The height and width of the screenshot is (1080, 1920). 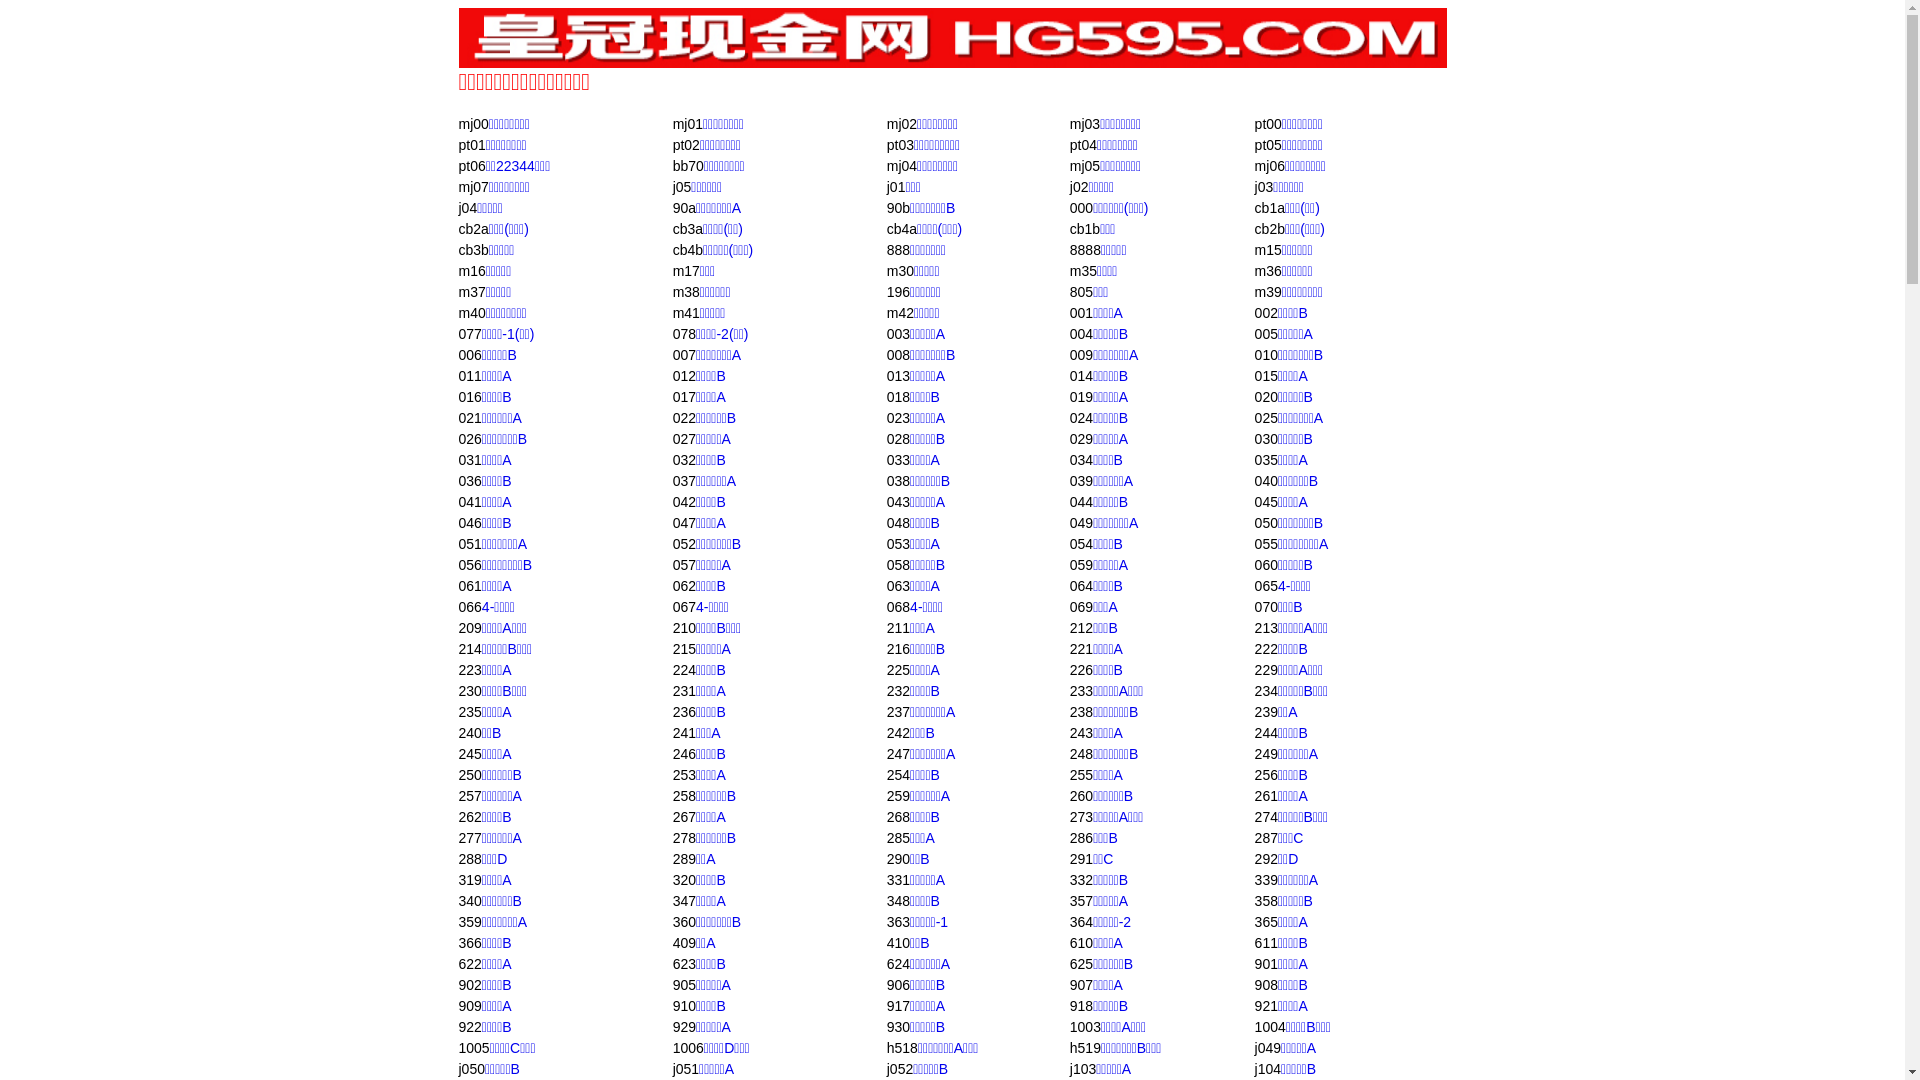 What do you see at coordinates (1080, 543) in the screenshot?
I see `'054'` at bounding box center [1080, 543].